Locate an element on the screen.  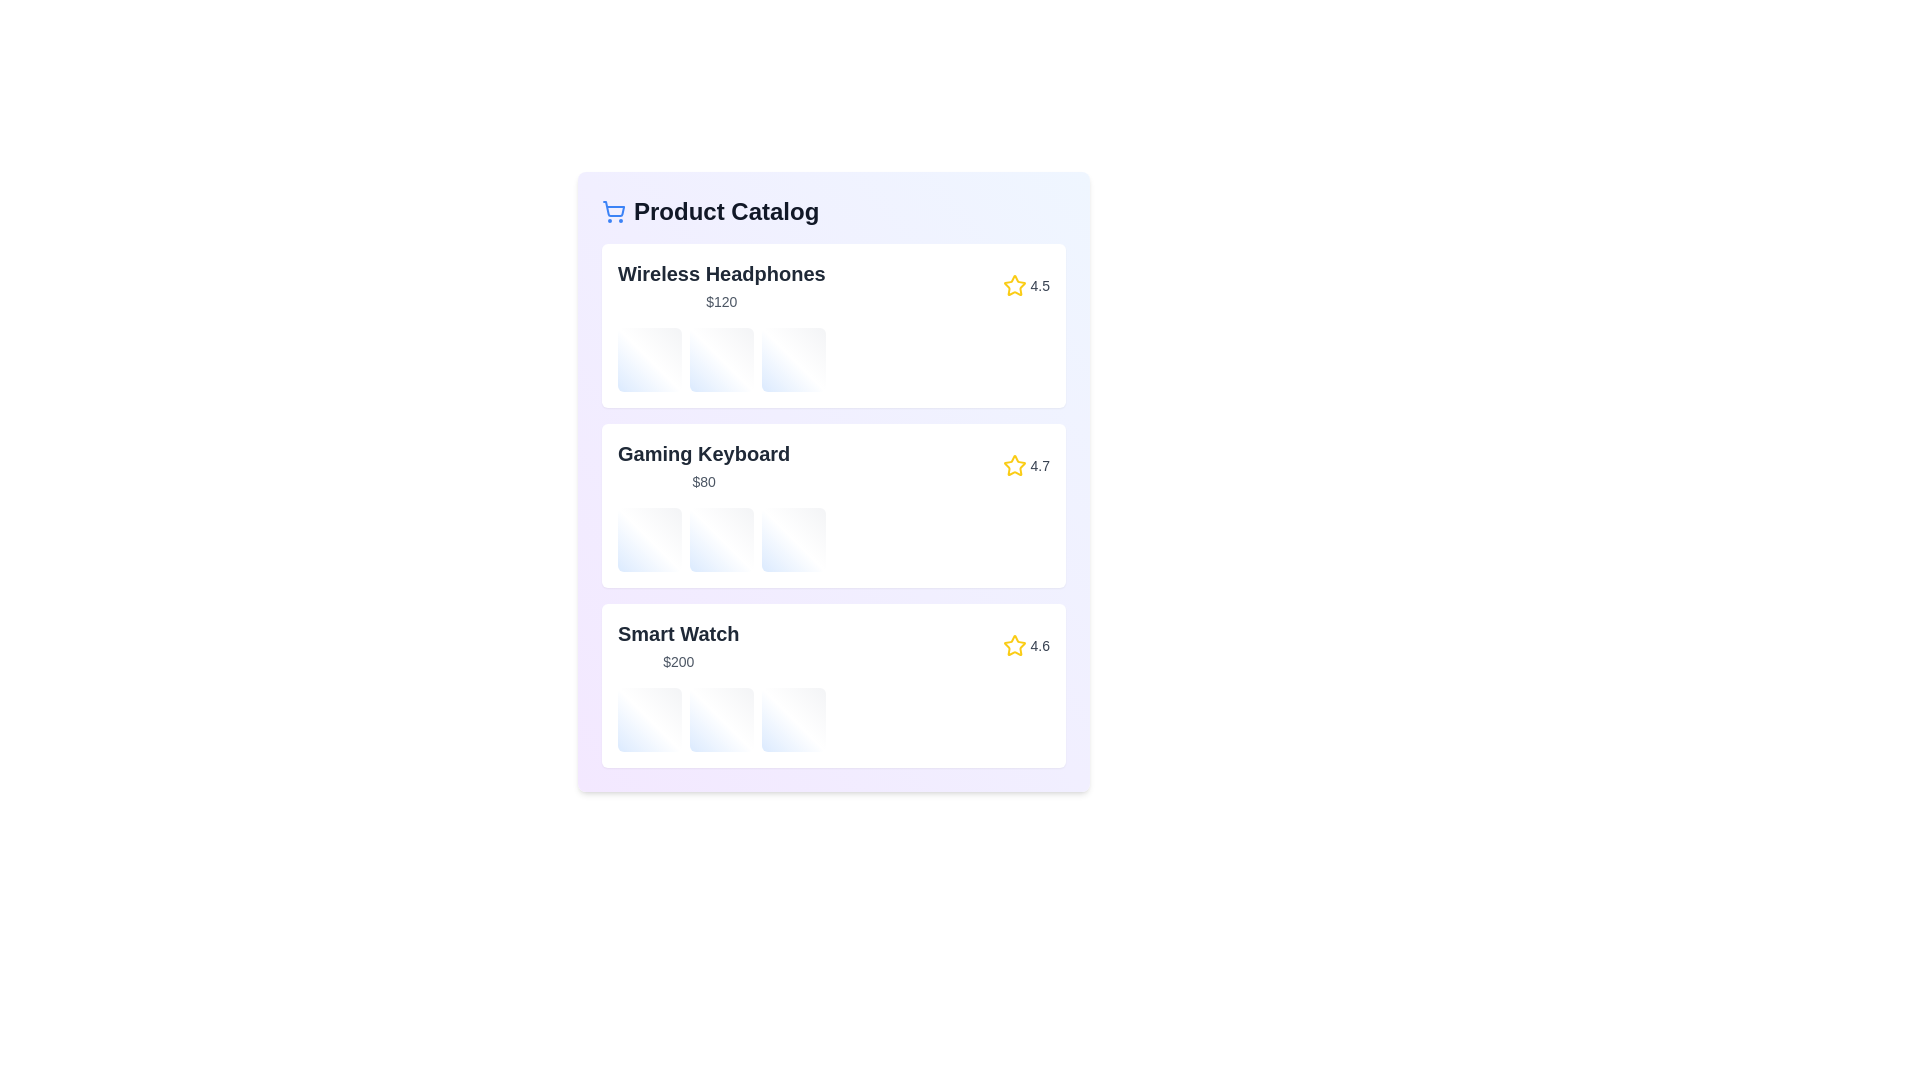
the image placeholders for the product images in the component is located at coordinates (649, 358).